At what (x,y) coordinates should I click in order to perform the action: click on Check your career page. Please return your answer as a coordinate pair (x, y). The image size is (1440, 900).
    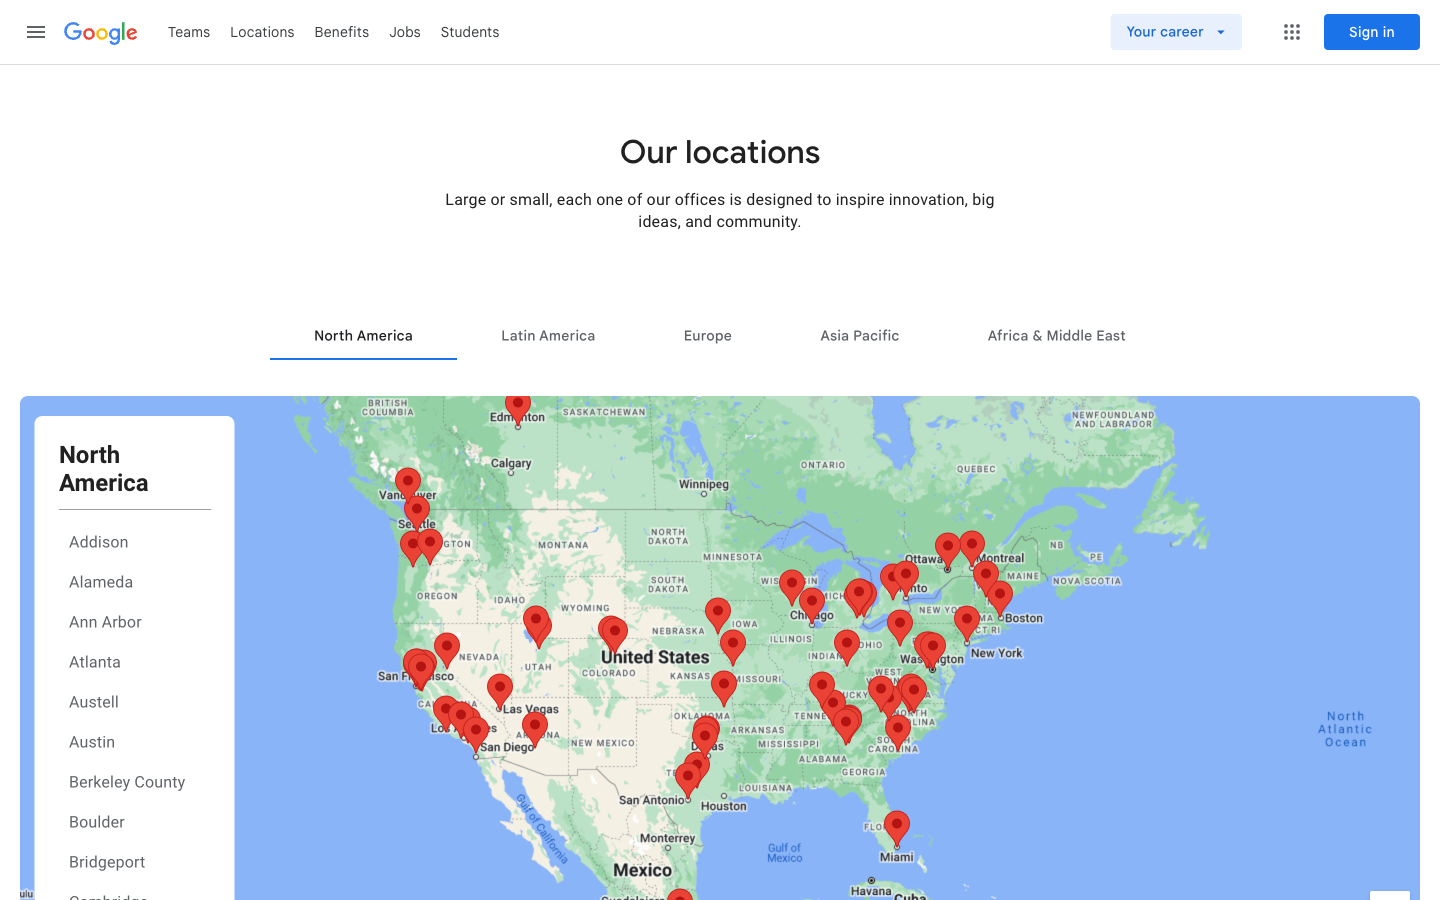
    Looking at the image, I should click on (1205, 31).